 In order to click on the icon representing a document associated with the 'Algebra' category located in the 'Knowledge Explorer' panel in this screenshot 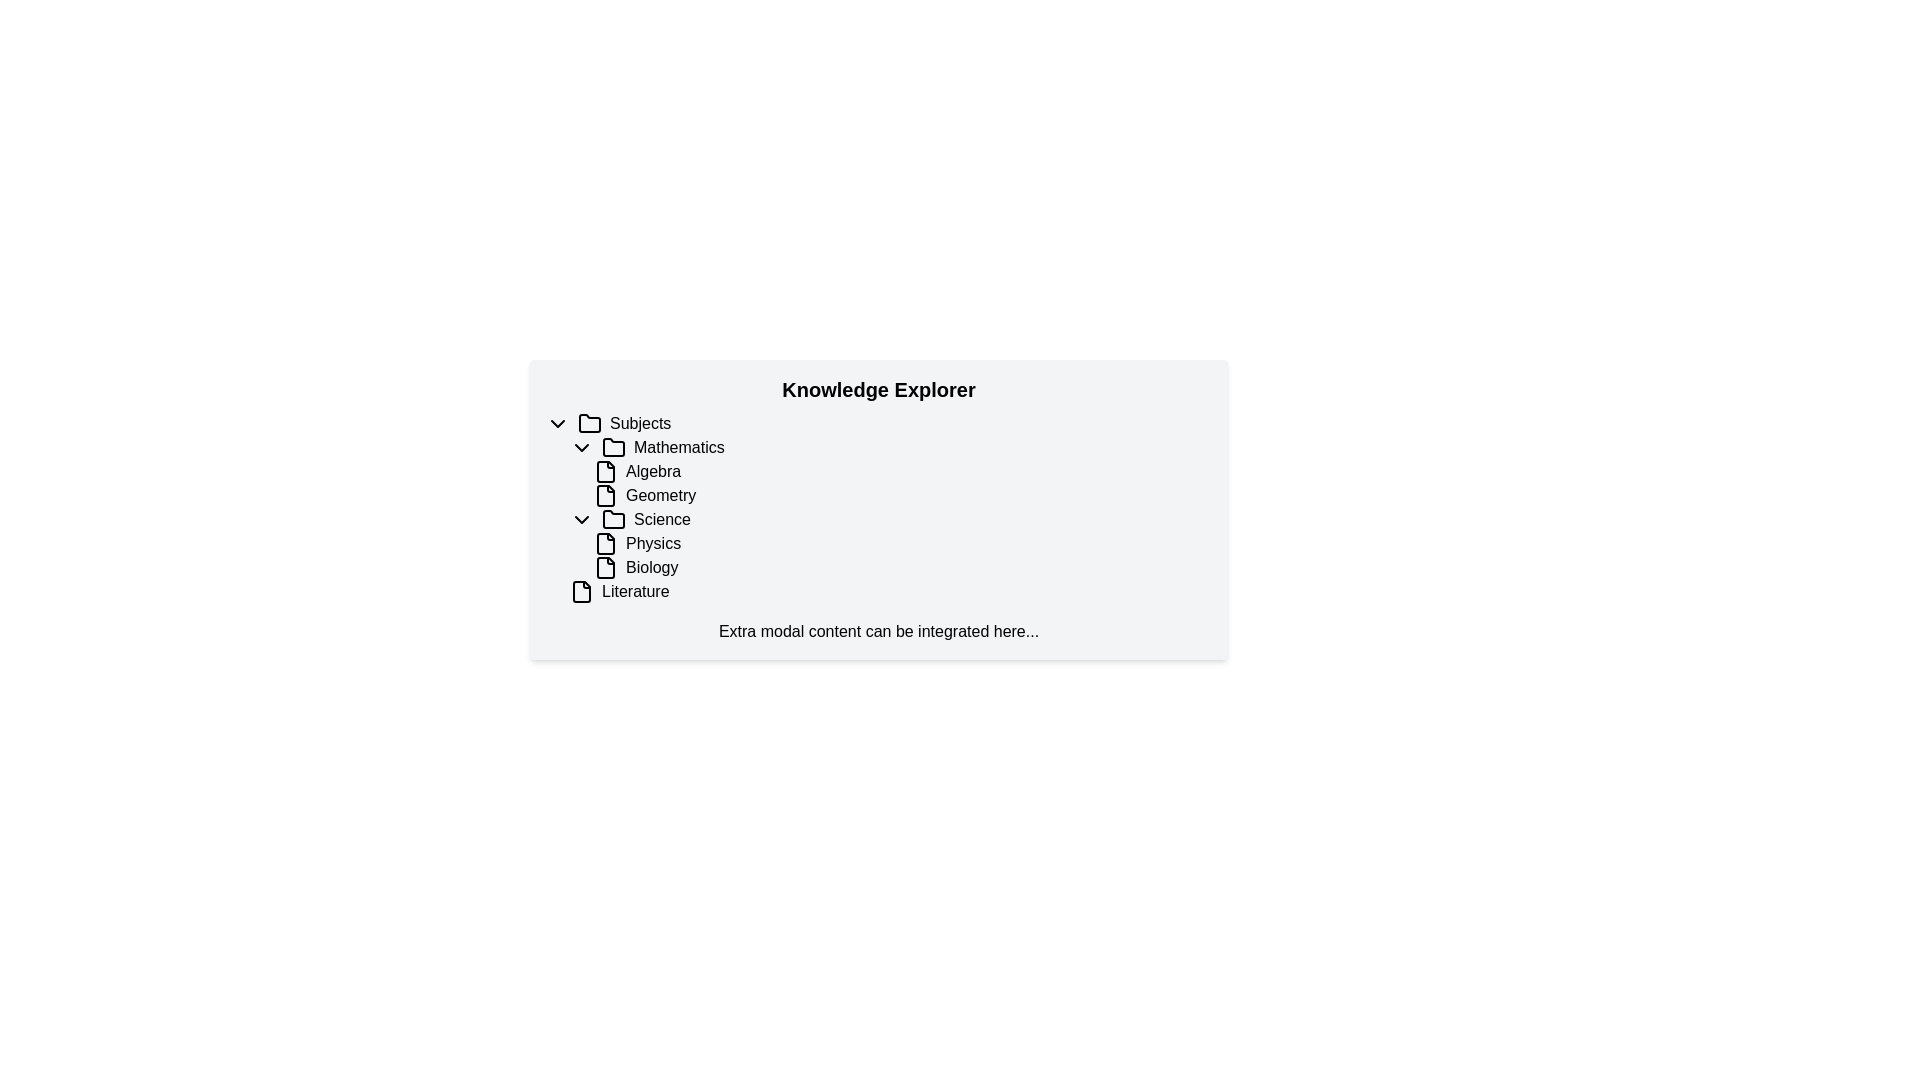, I will do `click(604, 471)`.